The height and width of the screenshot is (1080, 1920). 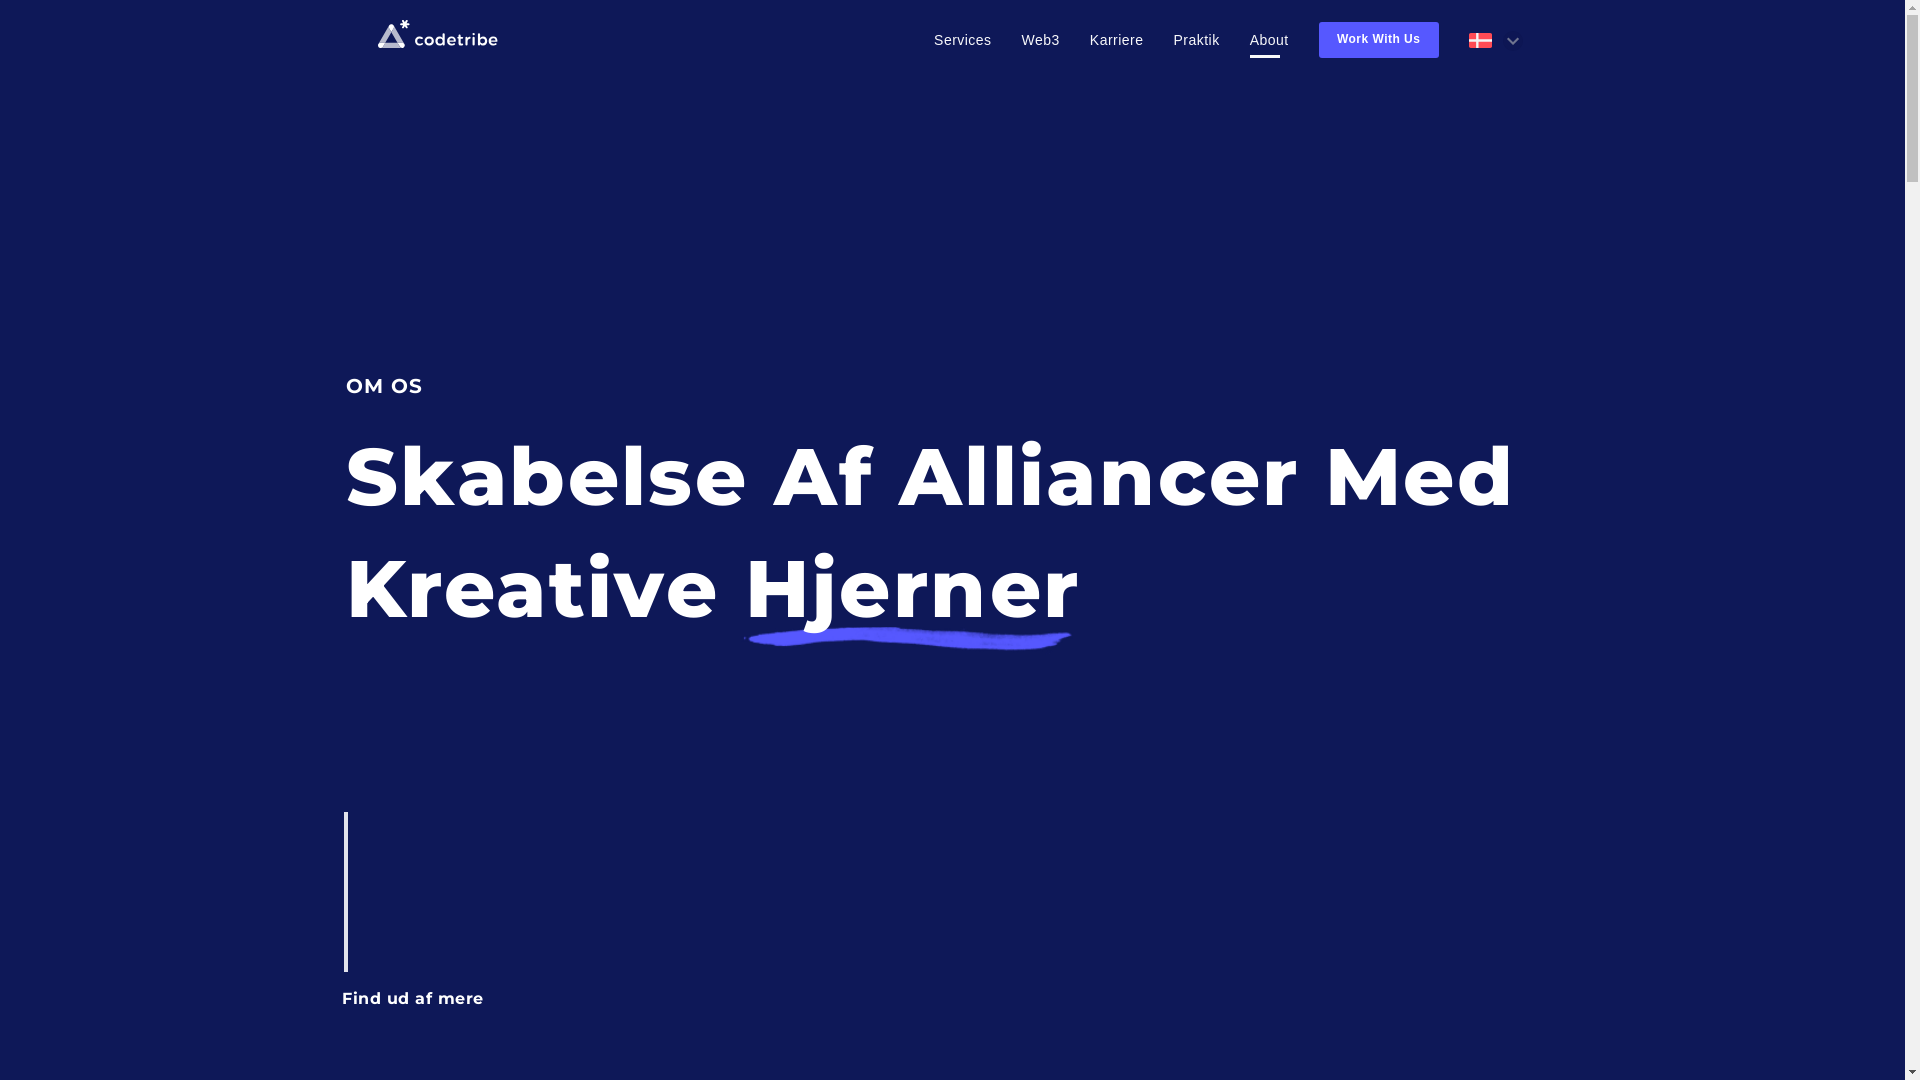 I want to click on 'Web3', so click(x=1040, y=39).